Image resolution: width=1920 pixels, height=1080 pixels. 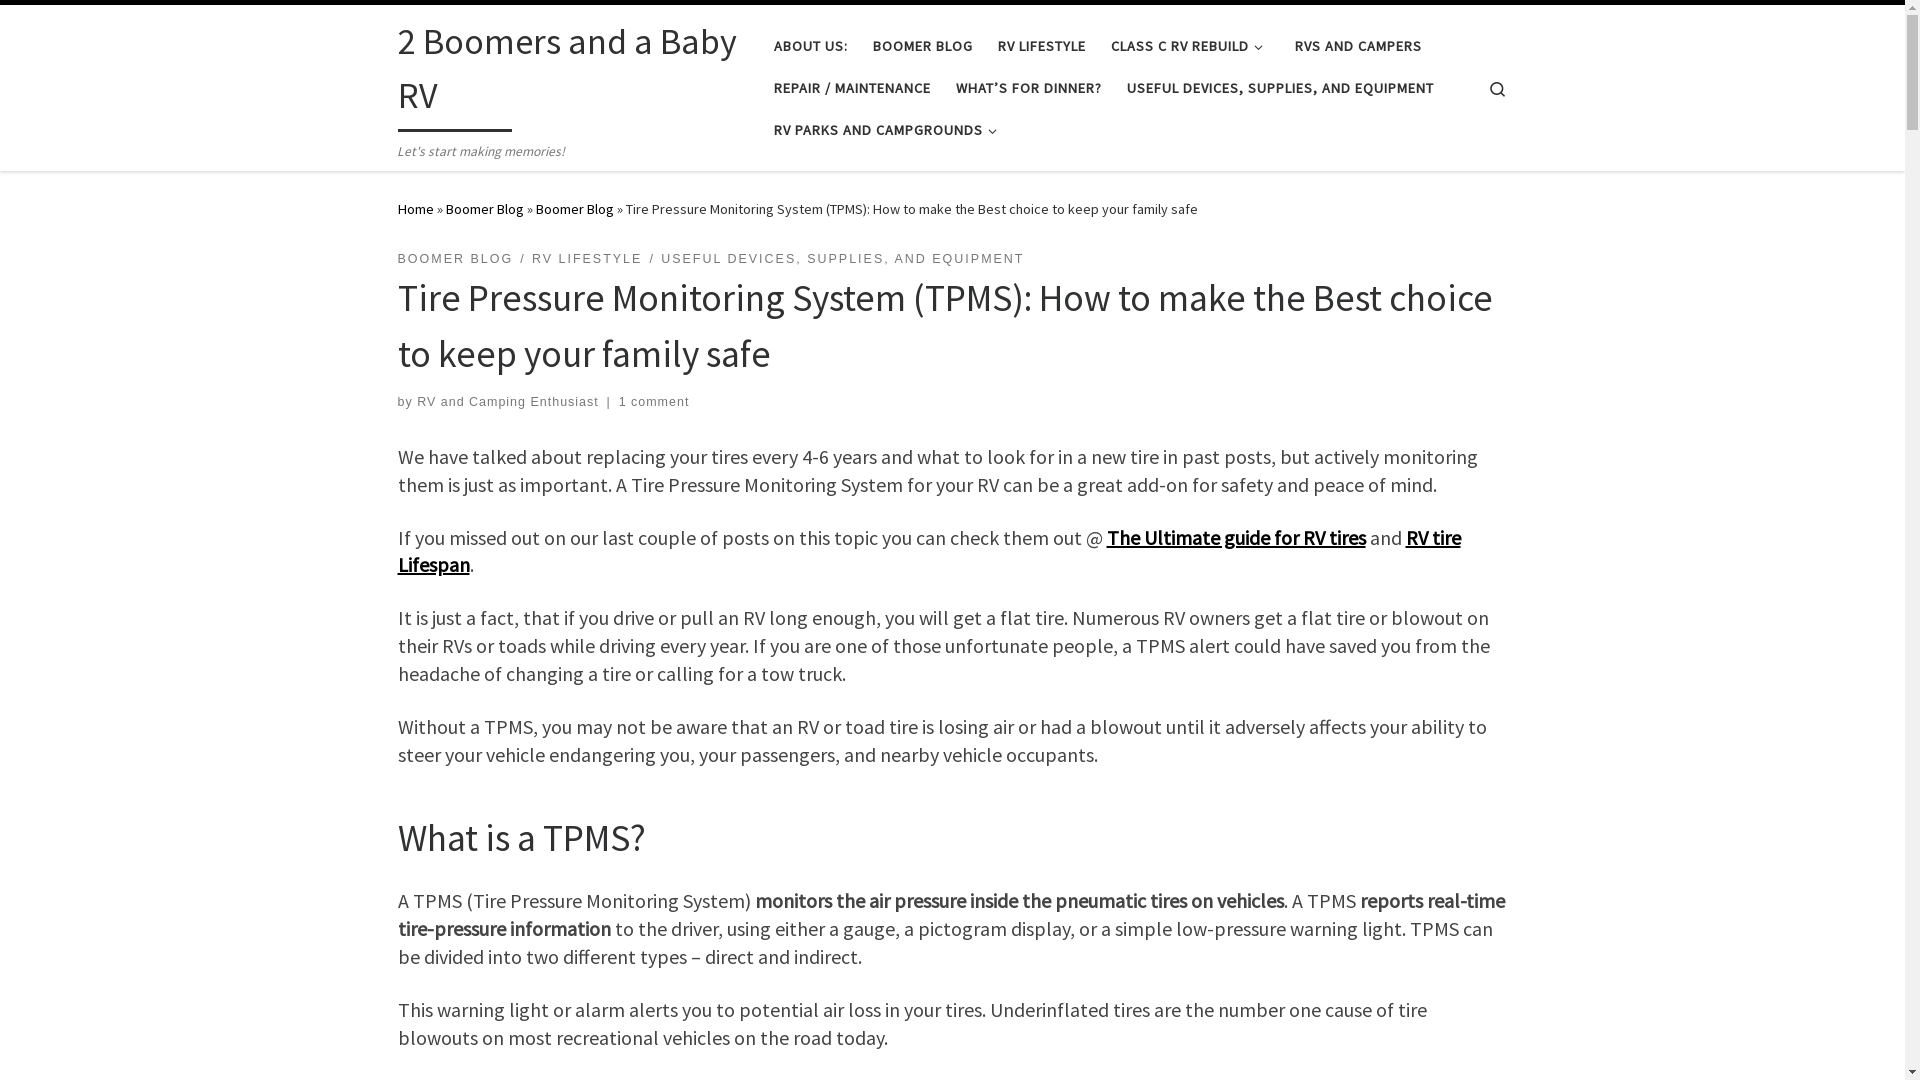 What do you see at coordinates (1280, 87) in the screenshot?
I see `'USEFUL DEVICES, SUPPLIES, AND EQUIPMENT'` at bounding box center [1280, 87].